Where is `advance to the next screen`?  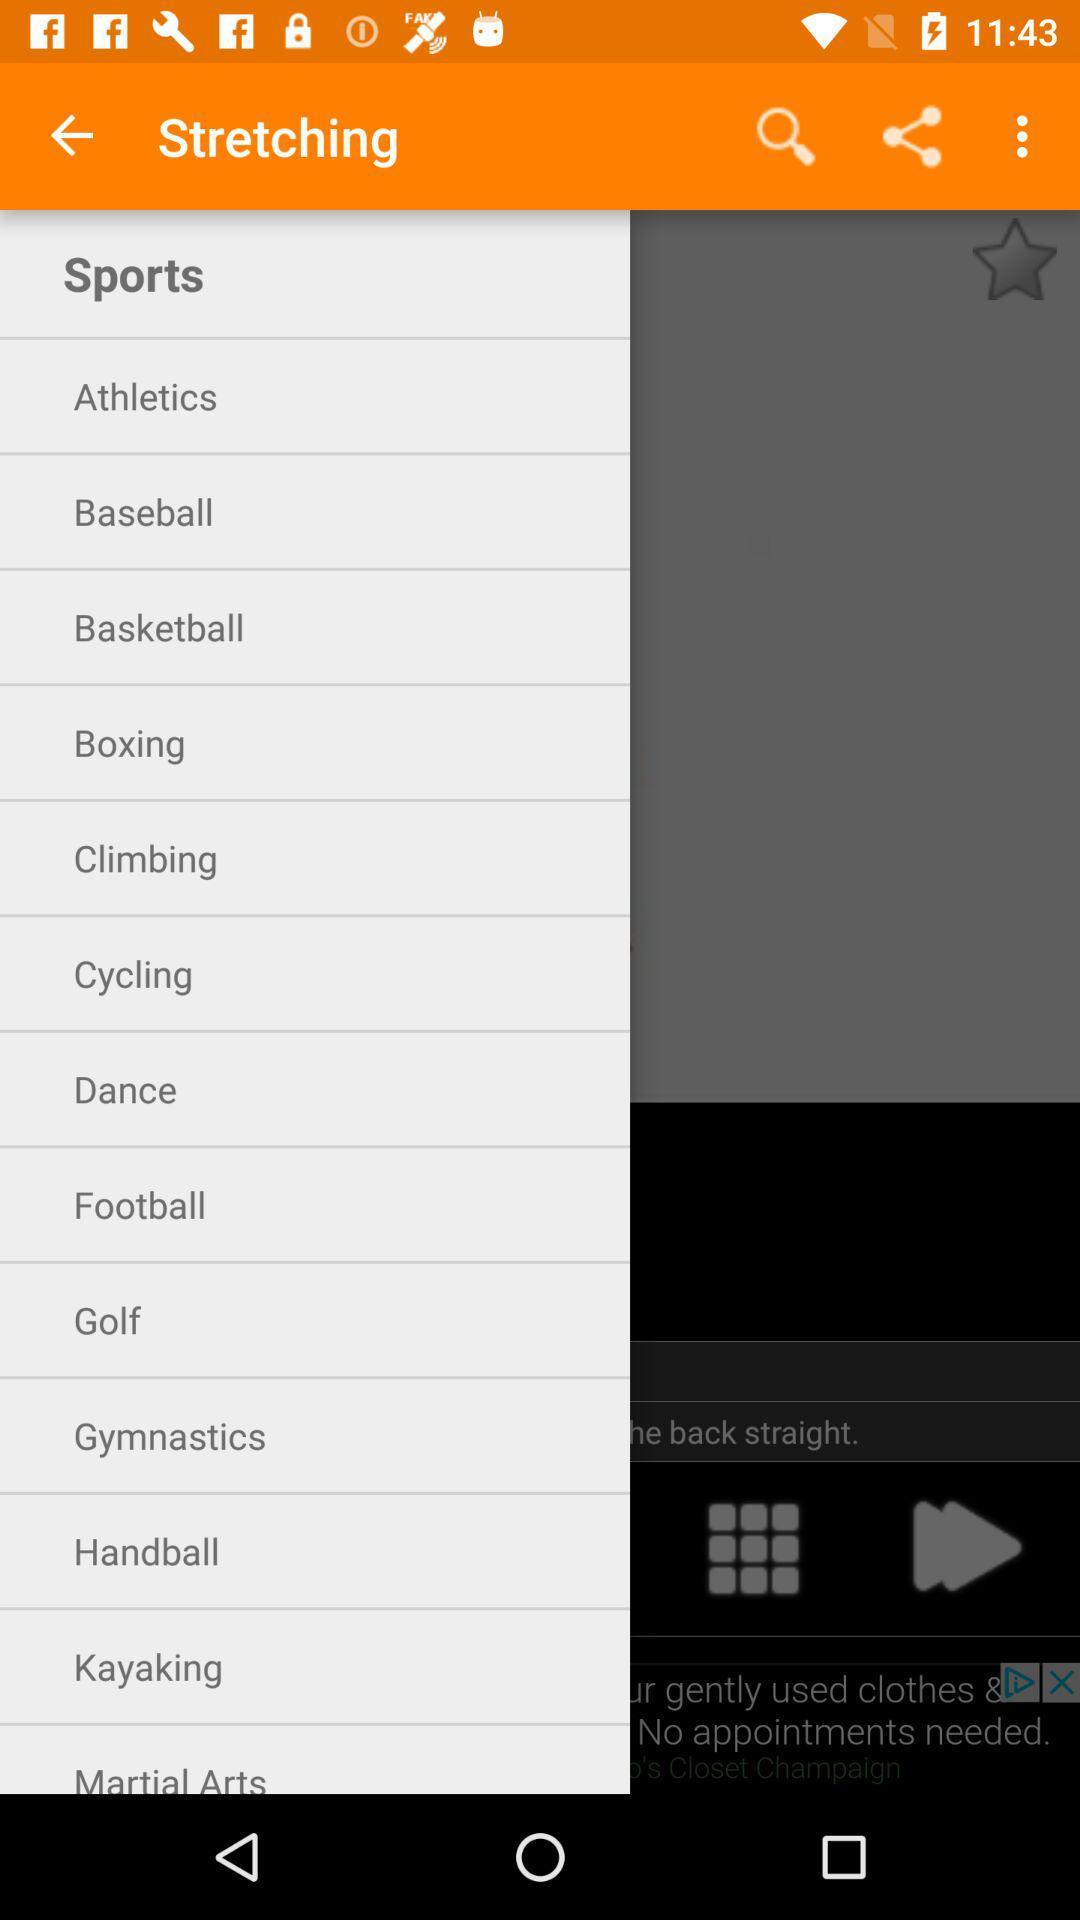
advance to the next screen is located at coordinates (964, 1547).